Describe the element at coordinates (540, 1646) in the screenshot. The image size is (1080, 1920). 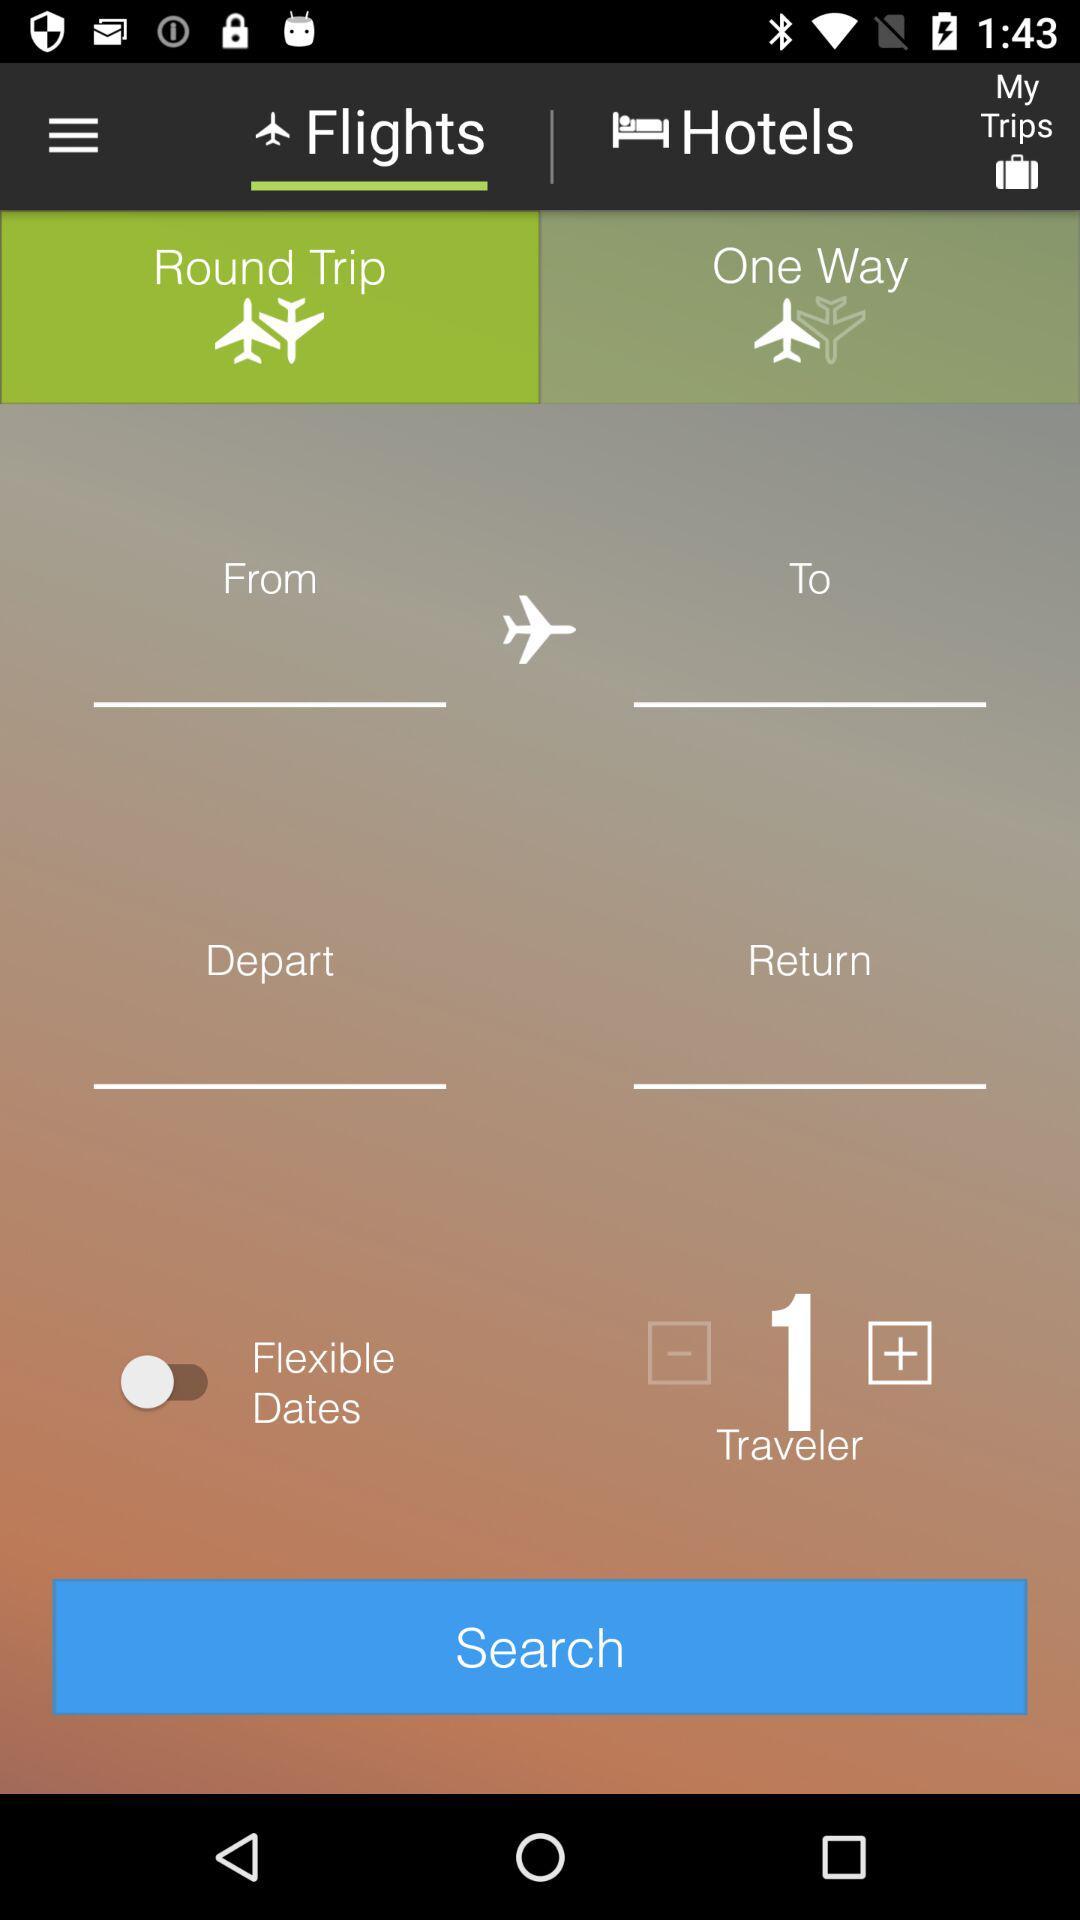
I see `the search` at that location.